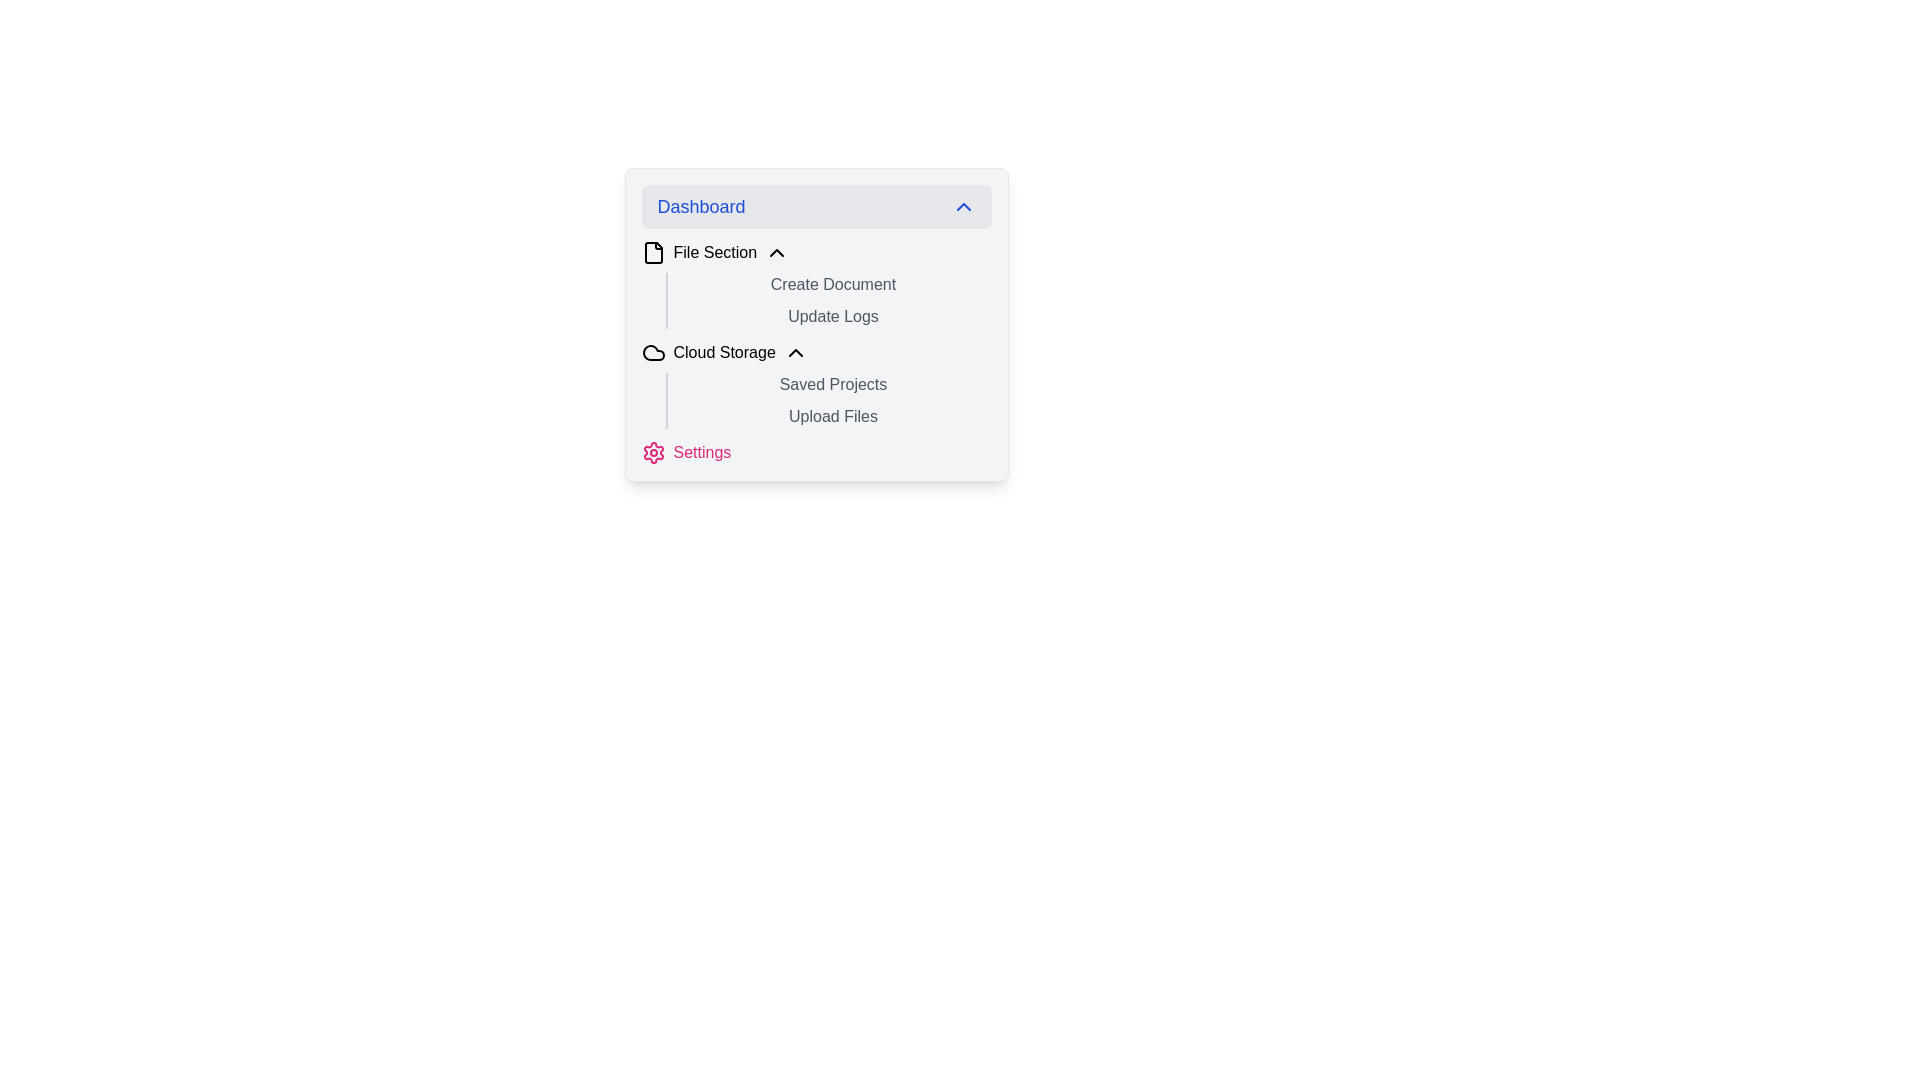 The width and height of the screenshot is (1920, 1080). Describe the element at coordinates (963, 207) in the screenshot. I see `the upward-pointing chevron icon located next to the 'Dashboard' text` at that location.